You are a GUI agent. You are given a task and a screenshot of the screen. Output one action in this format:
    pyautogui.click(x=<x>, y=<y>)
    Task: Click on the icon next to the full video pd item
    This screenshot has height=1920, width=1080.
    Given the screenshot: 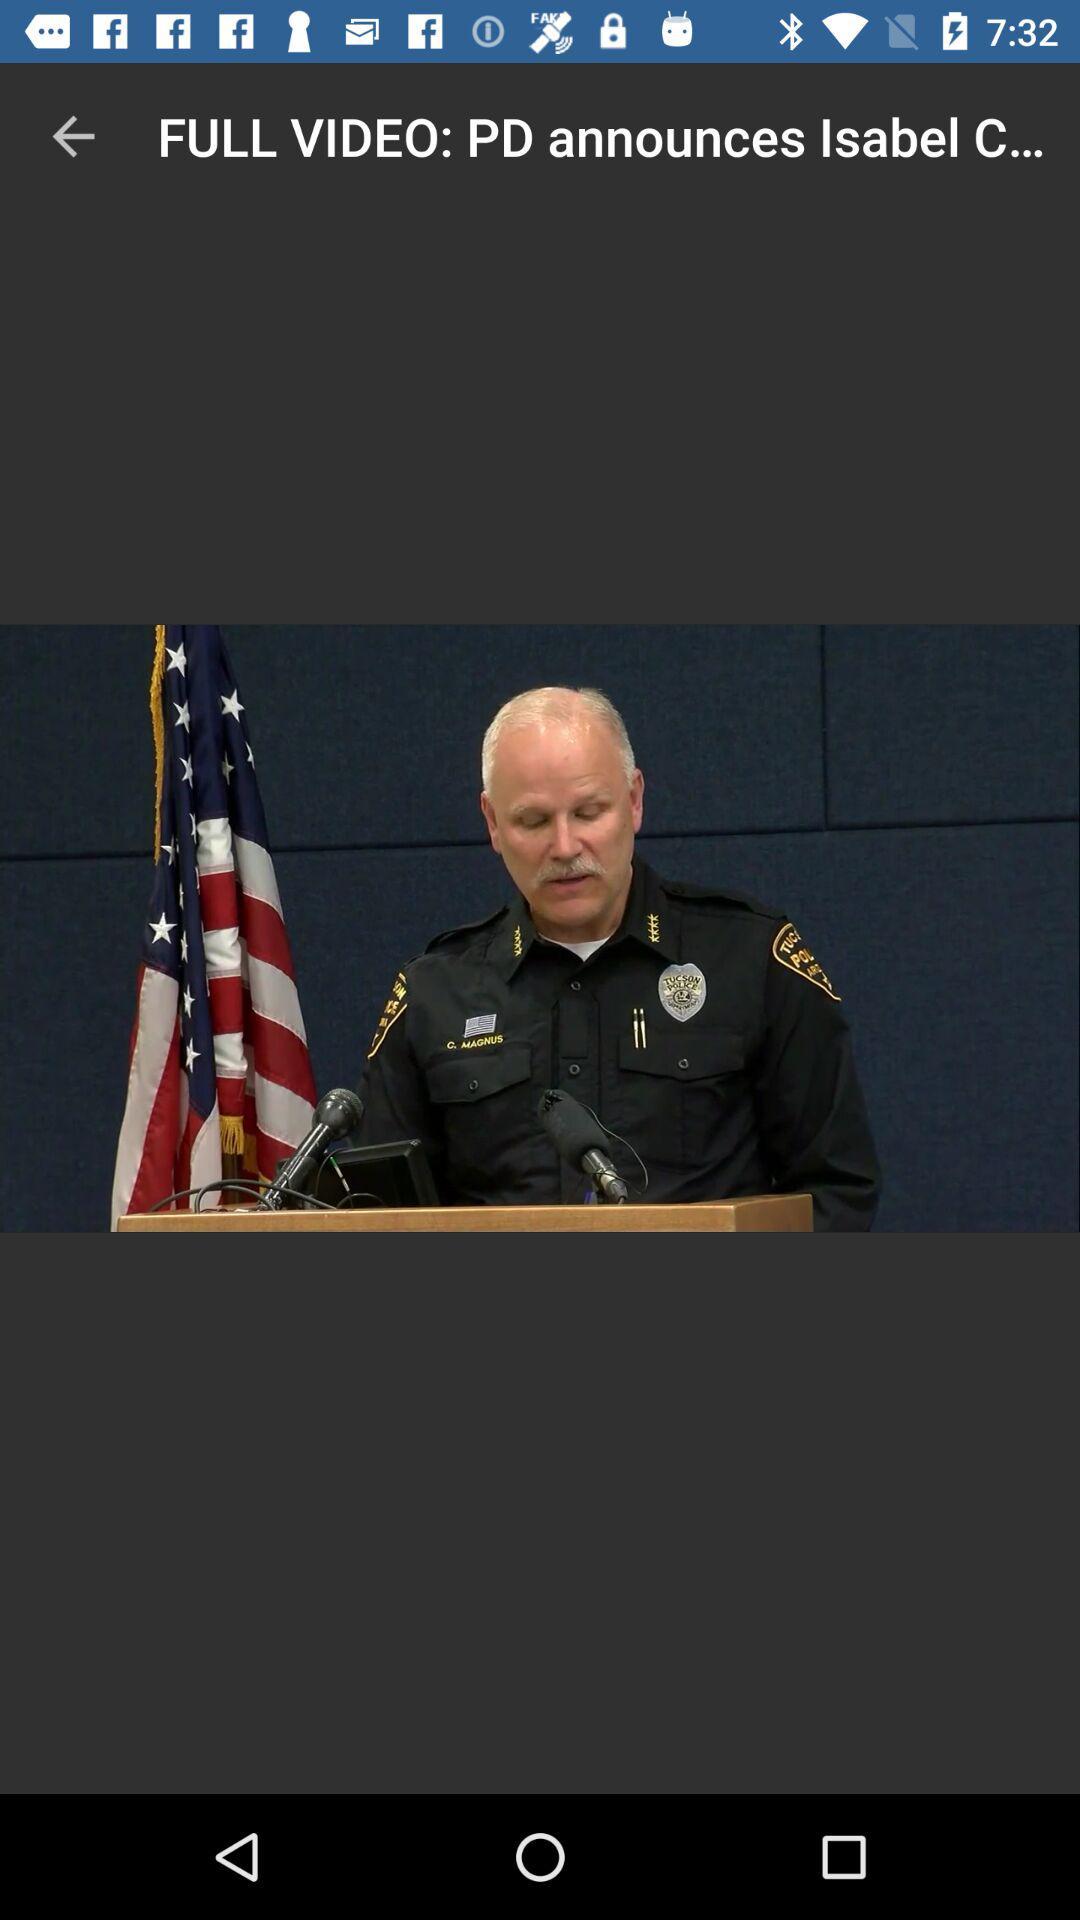 What is the action you would take?
    pyautogui.click(x=72, y=135)
    